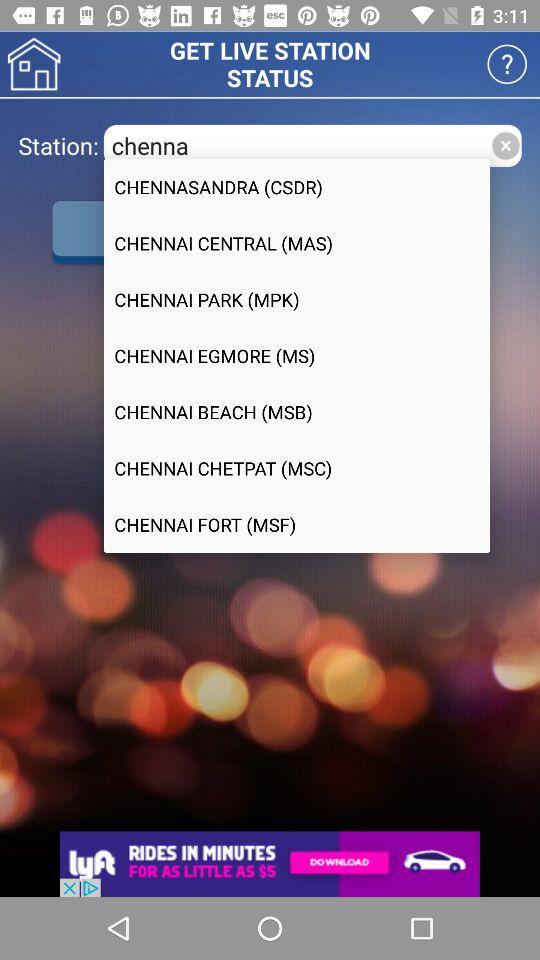 This screenshot has width=540, height=960. Describe the element at coordinates (504, 144) in the screenshot. I see `close` at that location.